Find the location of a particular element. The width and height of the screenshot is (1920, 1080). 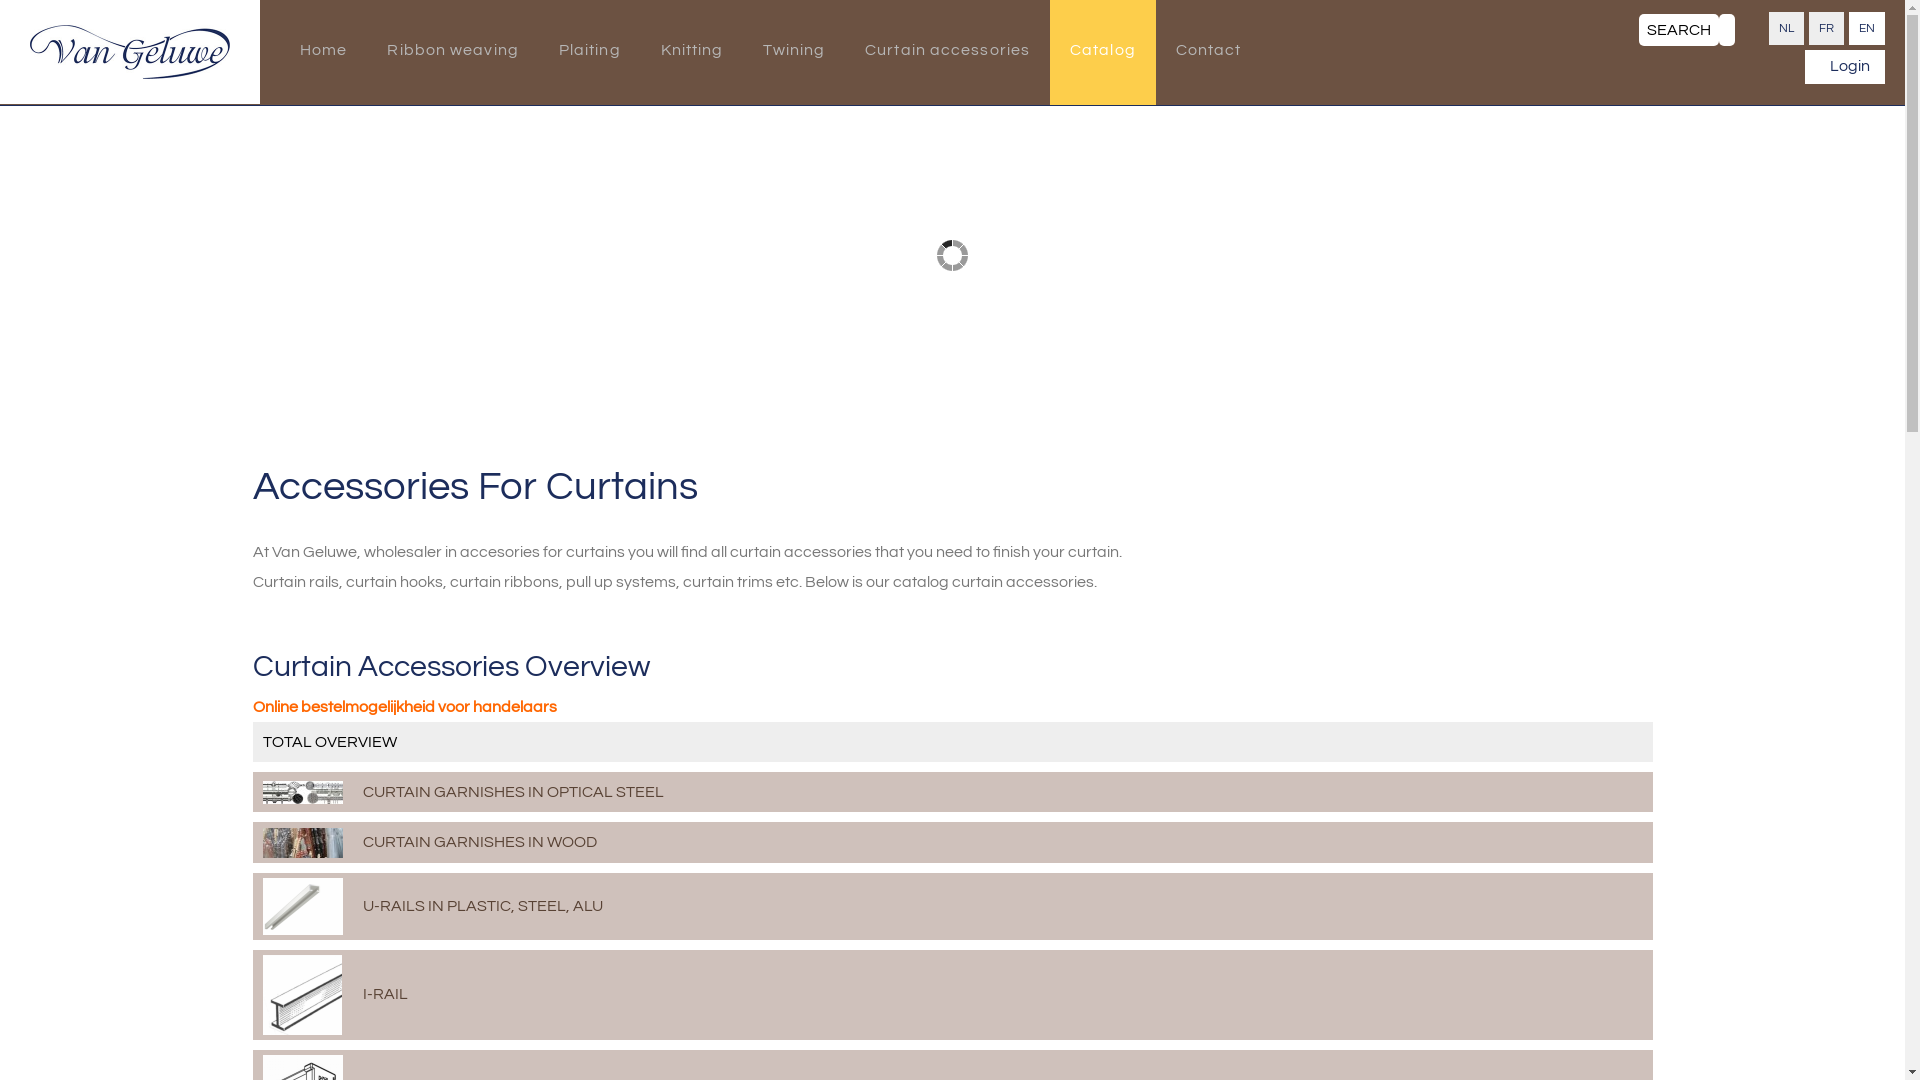

'Login' is located at coordinates (1843, 65).